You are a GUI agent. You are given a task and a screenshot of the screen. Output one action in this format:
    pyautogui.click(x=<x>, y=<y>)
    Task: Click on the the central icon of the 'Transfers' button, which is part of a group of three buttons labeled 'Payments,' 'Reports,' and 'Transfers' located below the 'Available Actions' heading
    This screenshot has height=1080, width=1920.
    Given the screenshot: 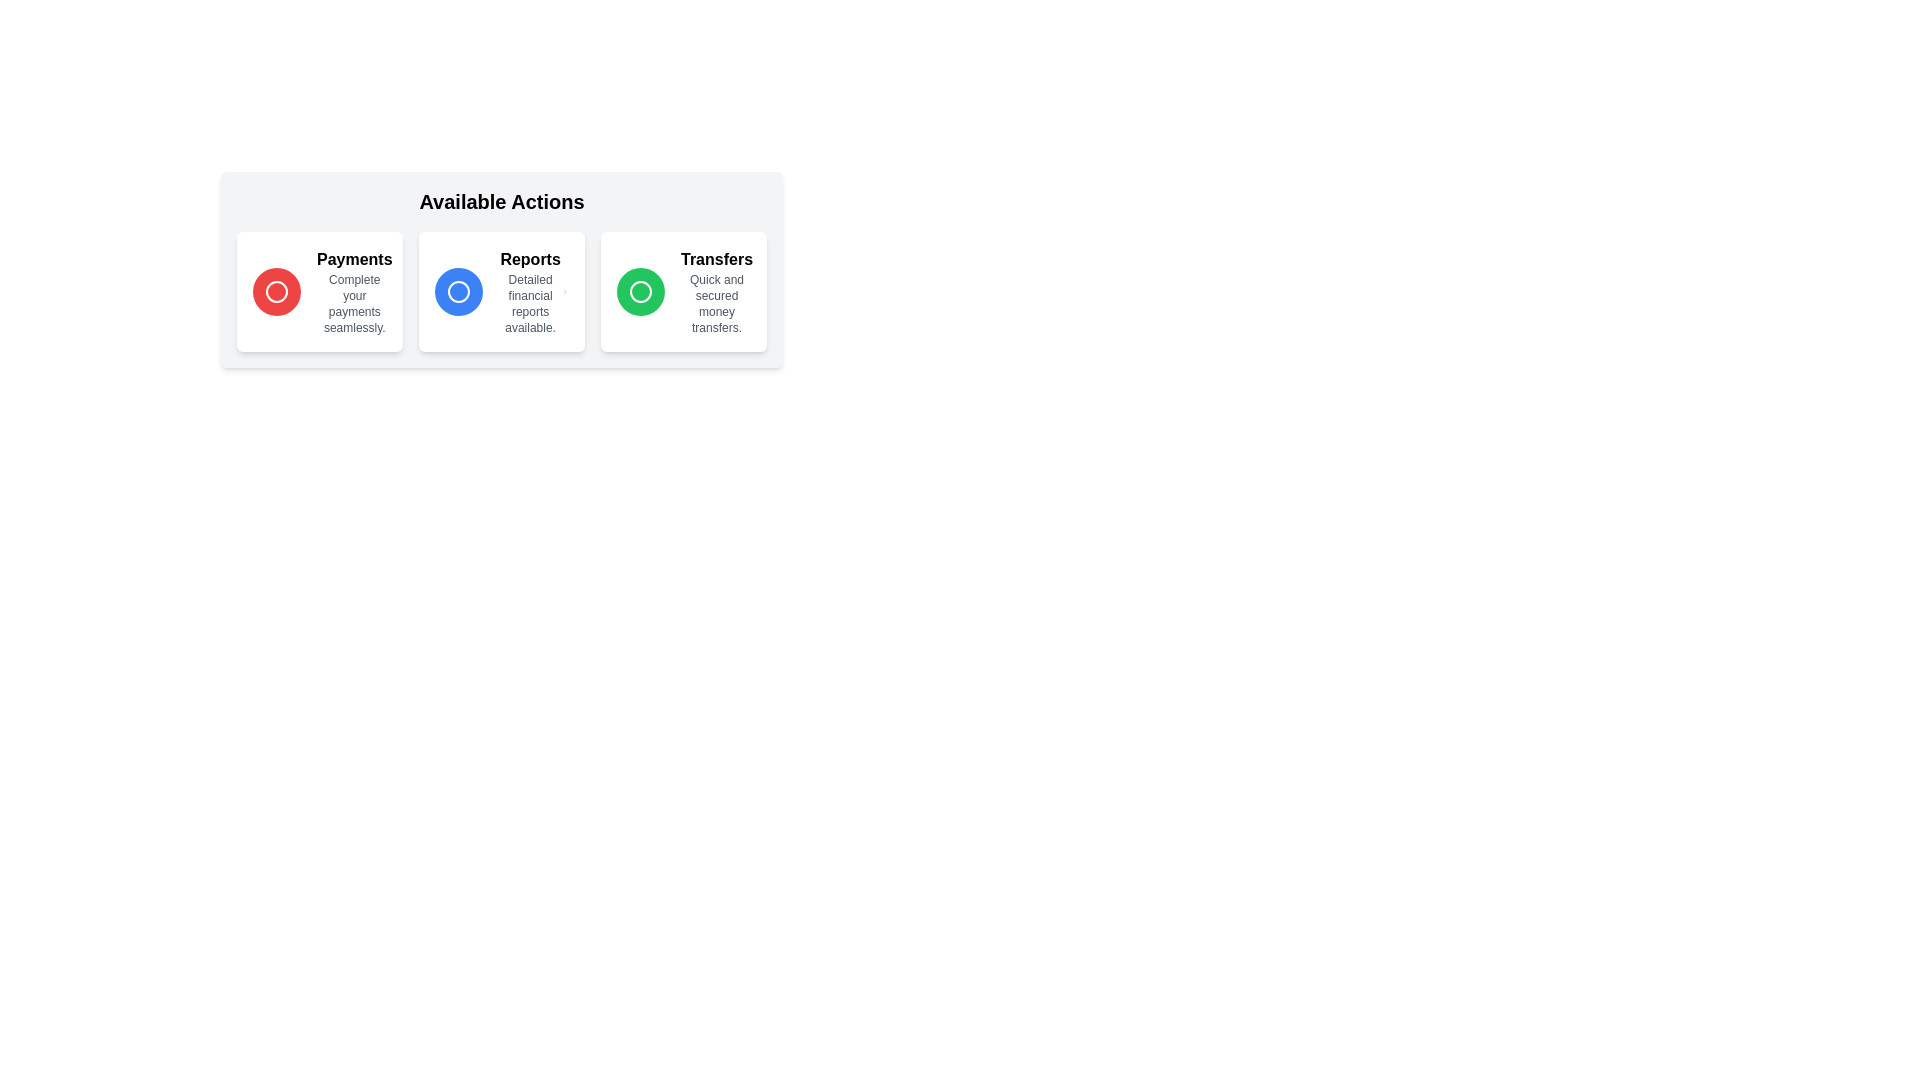 What is the action you would take?
    pyautogui.click(x=641, y=292)
    